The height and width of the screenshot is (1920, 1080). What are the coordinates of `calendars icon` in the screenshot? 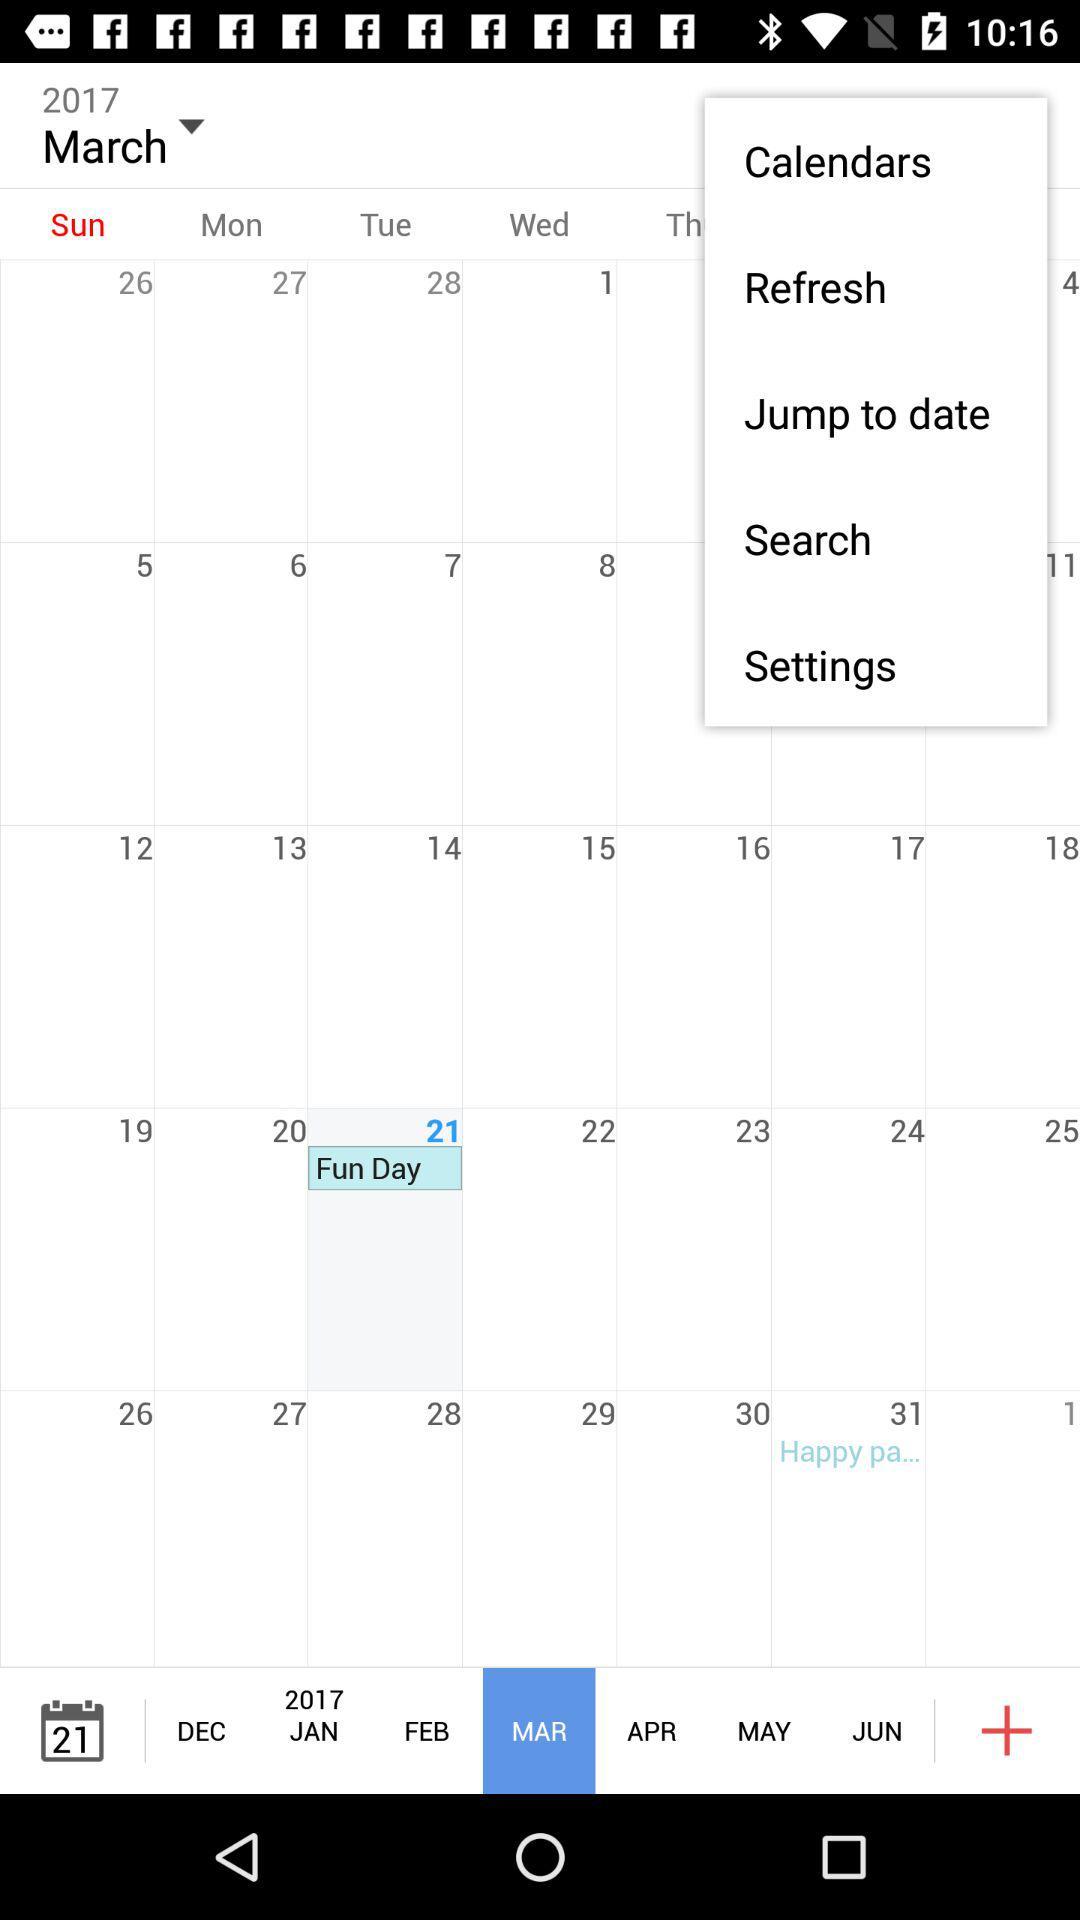 It's located at (874, 160).